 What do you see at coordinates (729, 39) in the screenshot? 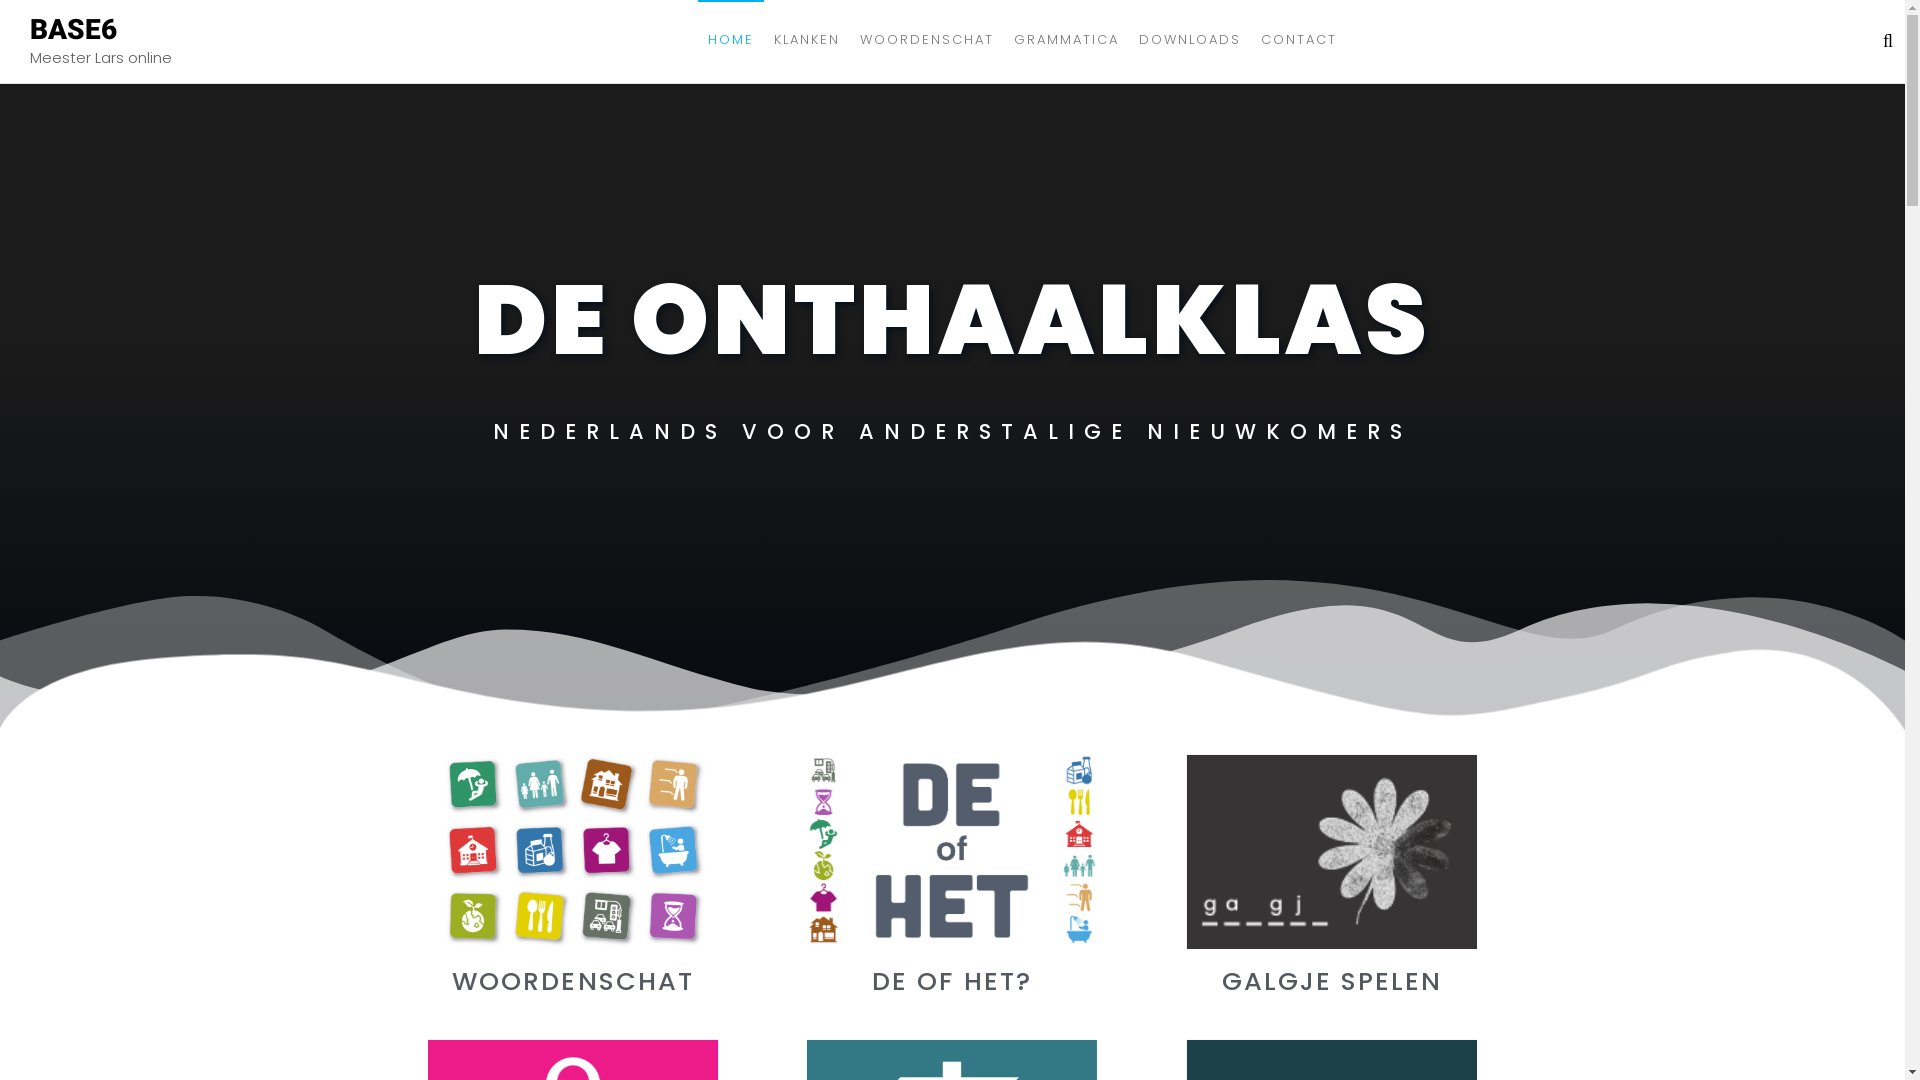
I see `'HOME'` at bounding box center [729, 39].